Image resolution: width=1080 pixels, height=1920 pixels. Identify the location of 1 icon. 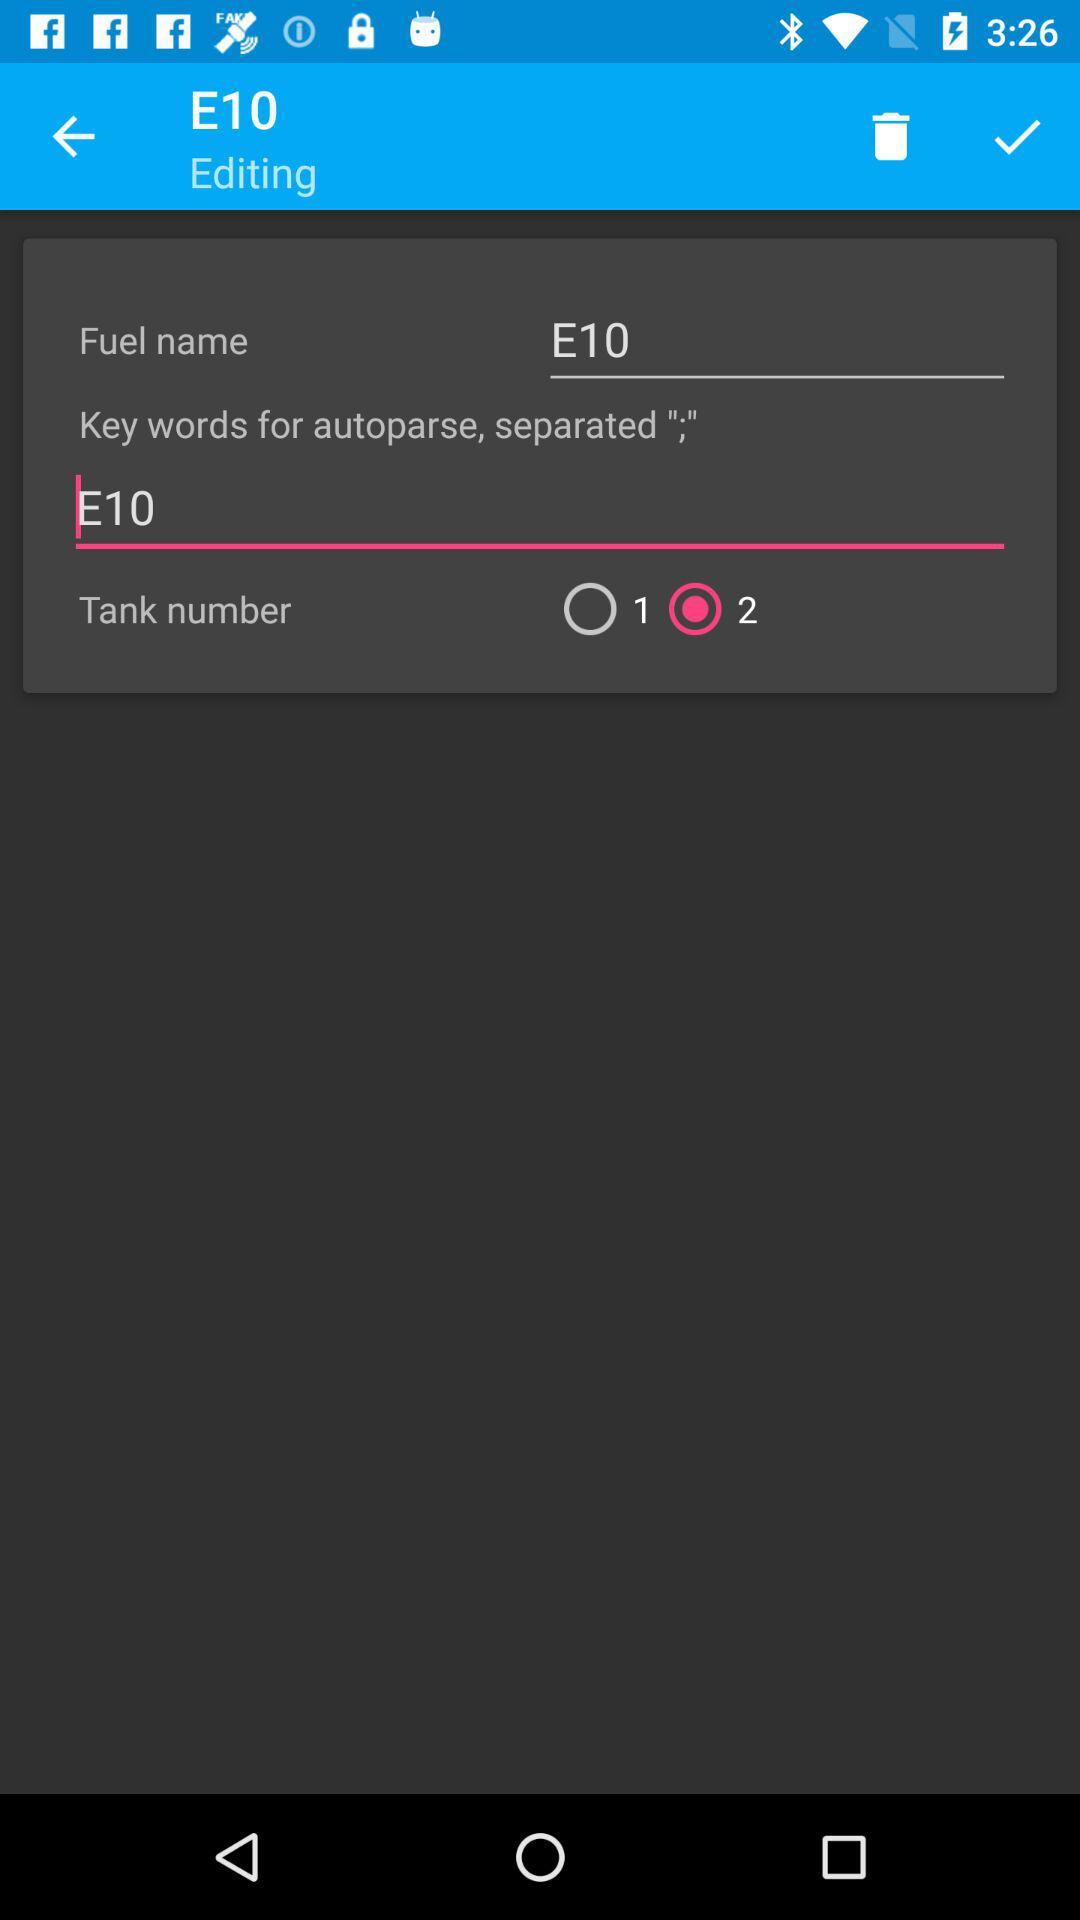
(599, 608).